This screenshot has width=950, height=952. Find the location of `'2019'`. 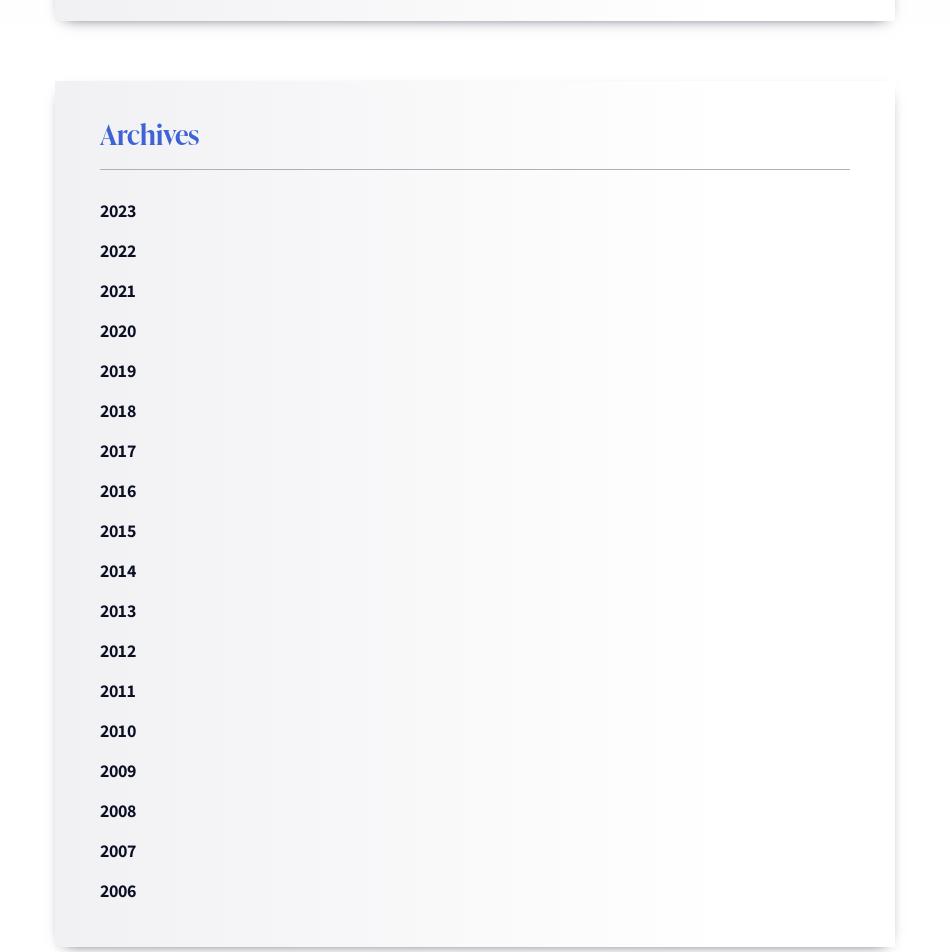

'2019' is located at coordinates (117, 370).